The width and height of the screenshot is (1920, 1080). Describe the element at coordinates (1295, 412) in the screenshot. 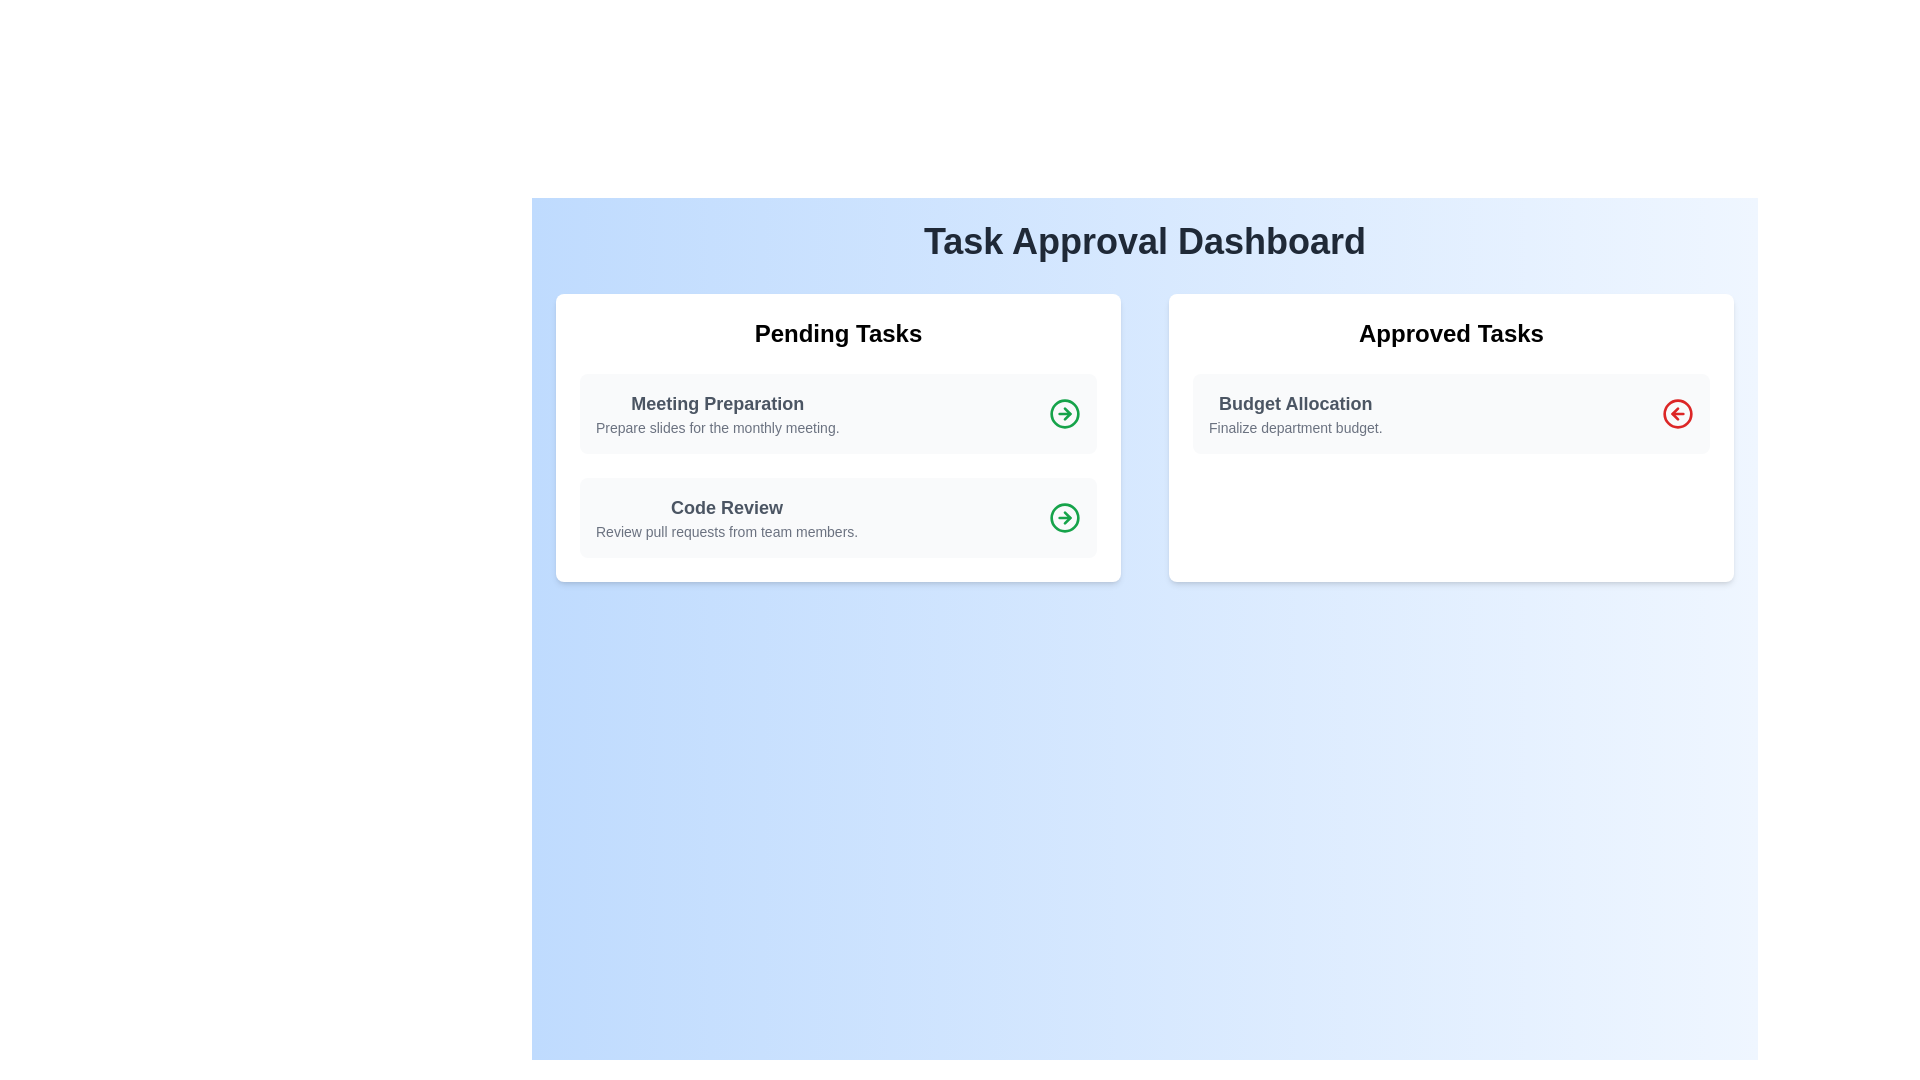

I see `the text label indicating the task title 'Budget Allocation' and description 'Finalize department budget' located in the 'Approved Tasks' section` at that location.